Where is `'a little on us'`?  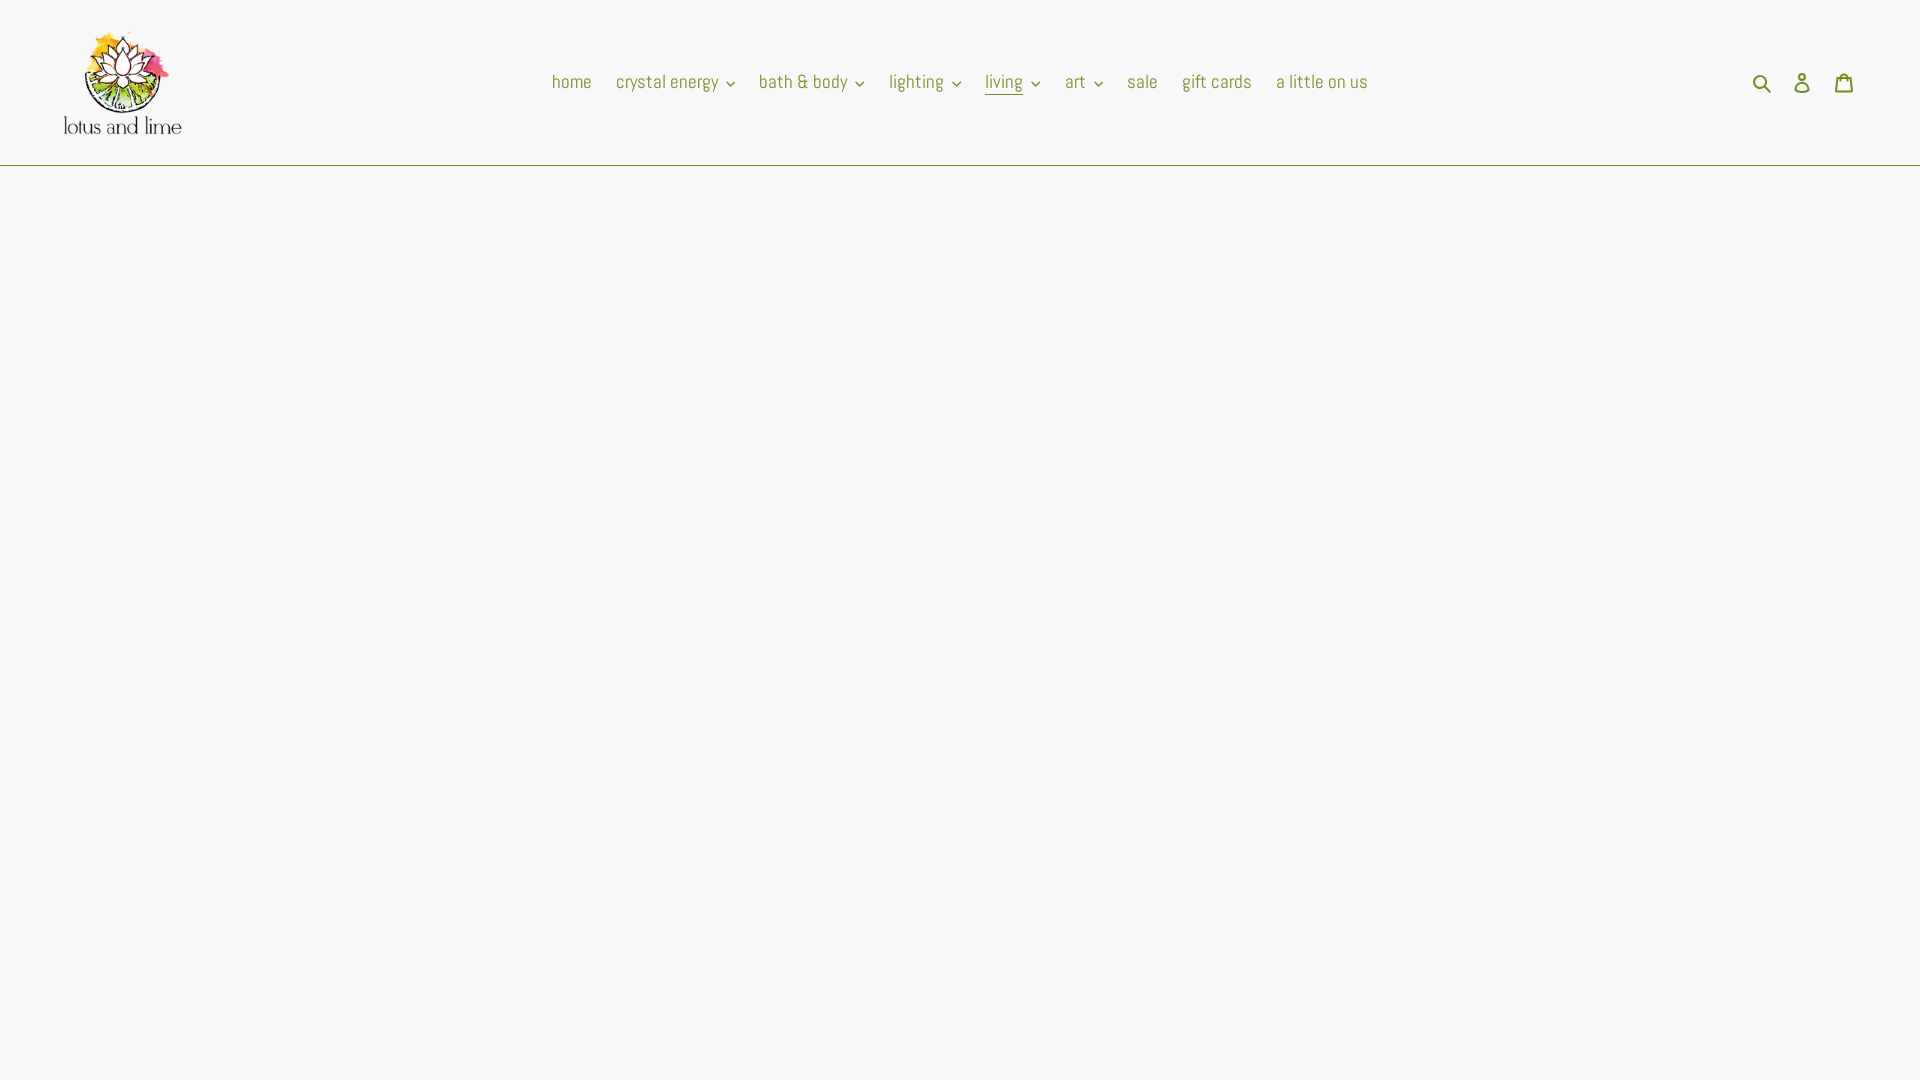 'a little on us' is located at coordinates (1321, 81).